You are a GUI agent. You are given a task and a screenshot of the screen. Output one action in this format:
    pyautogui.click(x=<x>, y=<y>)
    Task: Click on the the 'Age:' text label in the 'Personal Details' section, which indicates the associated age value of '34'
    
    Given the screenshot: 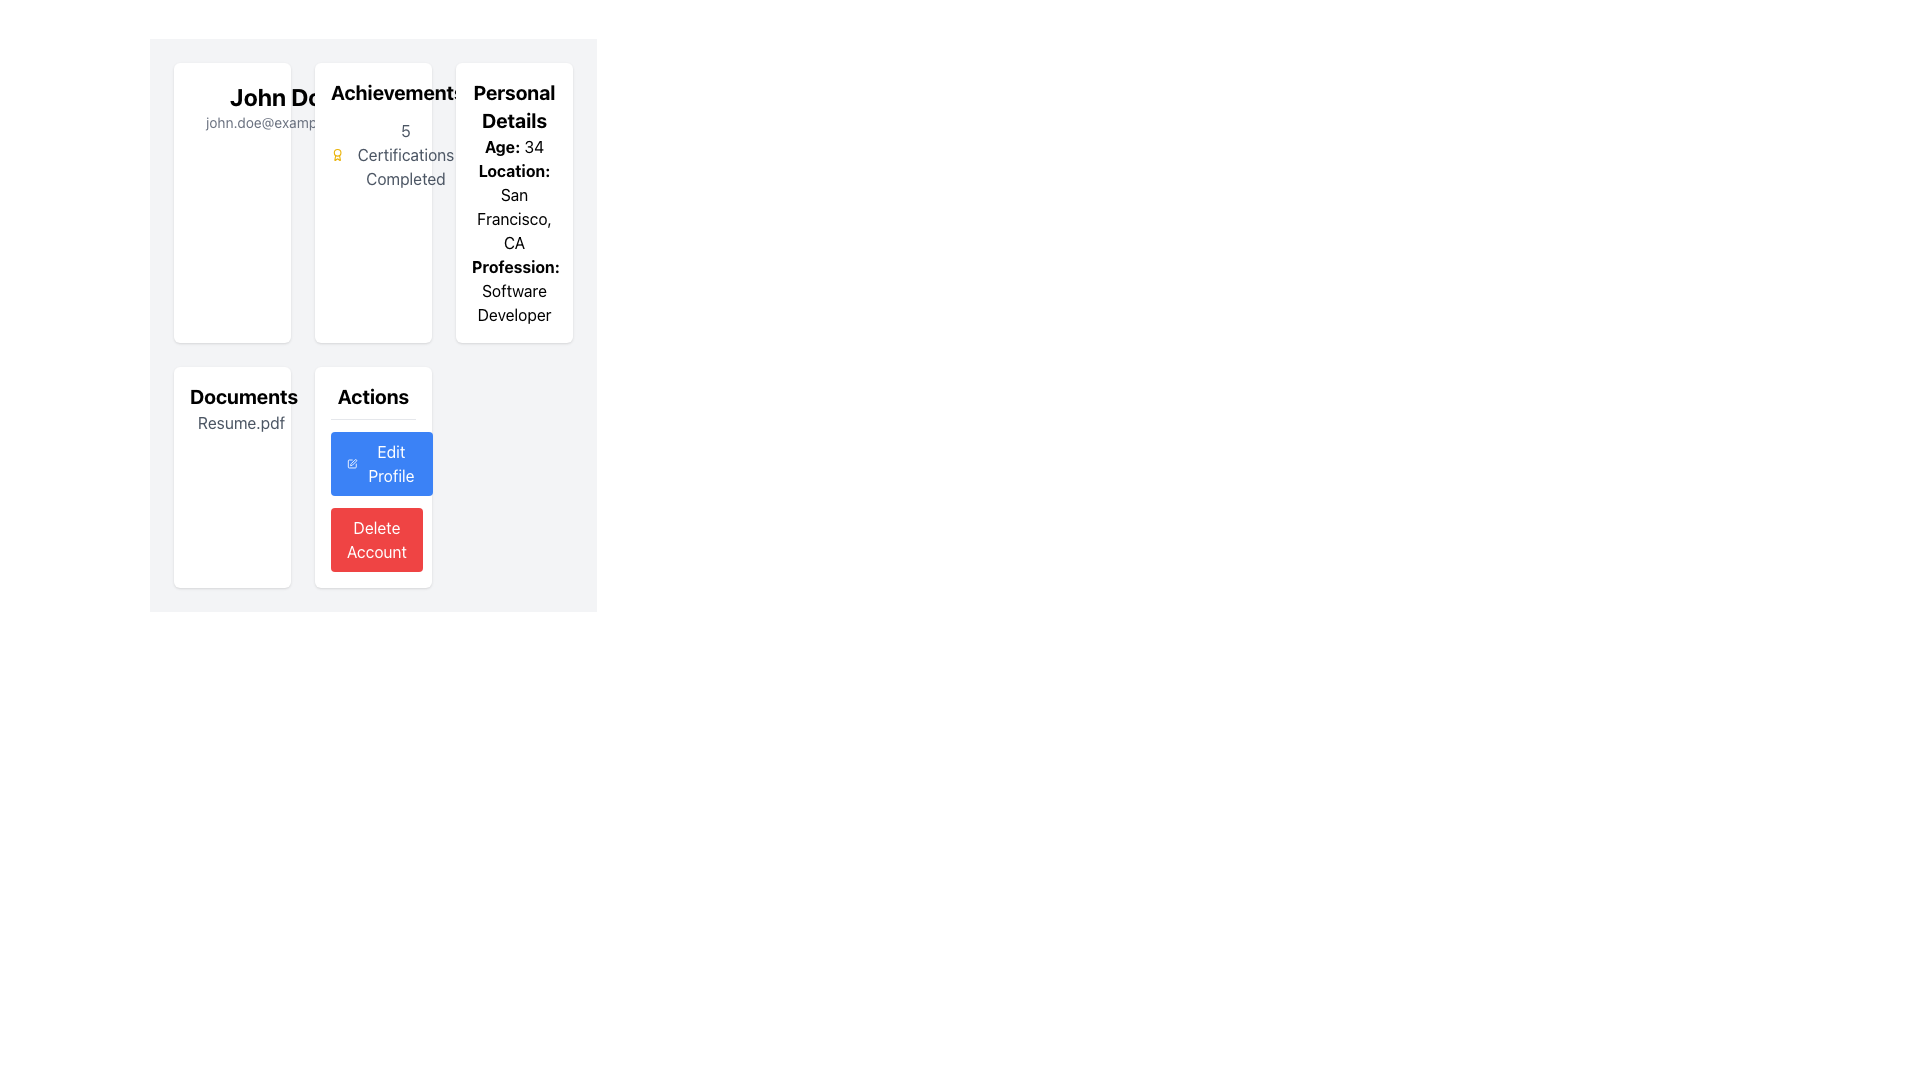 What is the action you would take?
    pyautogui.click(x=502, y=145)
    